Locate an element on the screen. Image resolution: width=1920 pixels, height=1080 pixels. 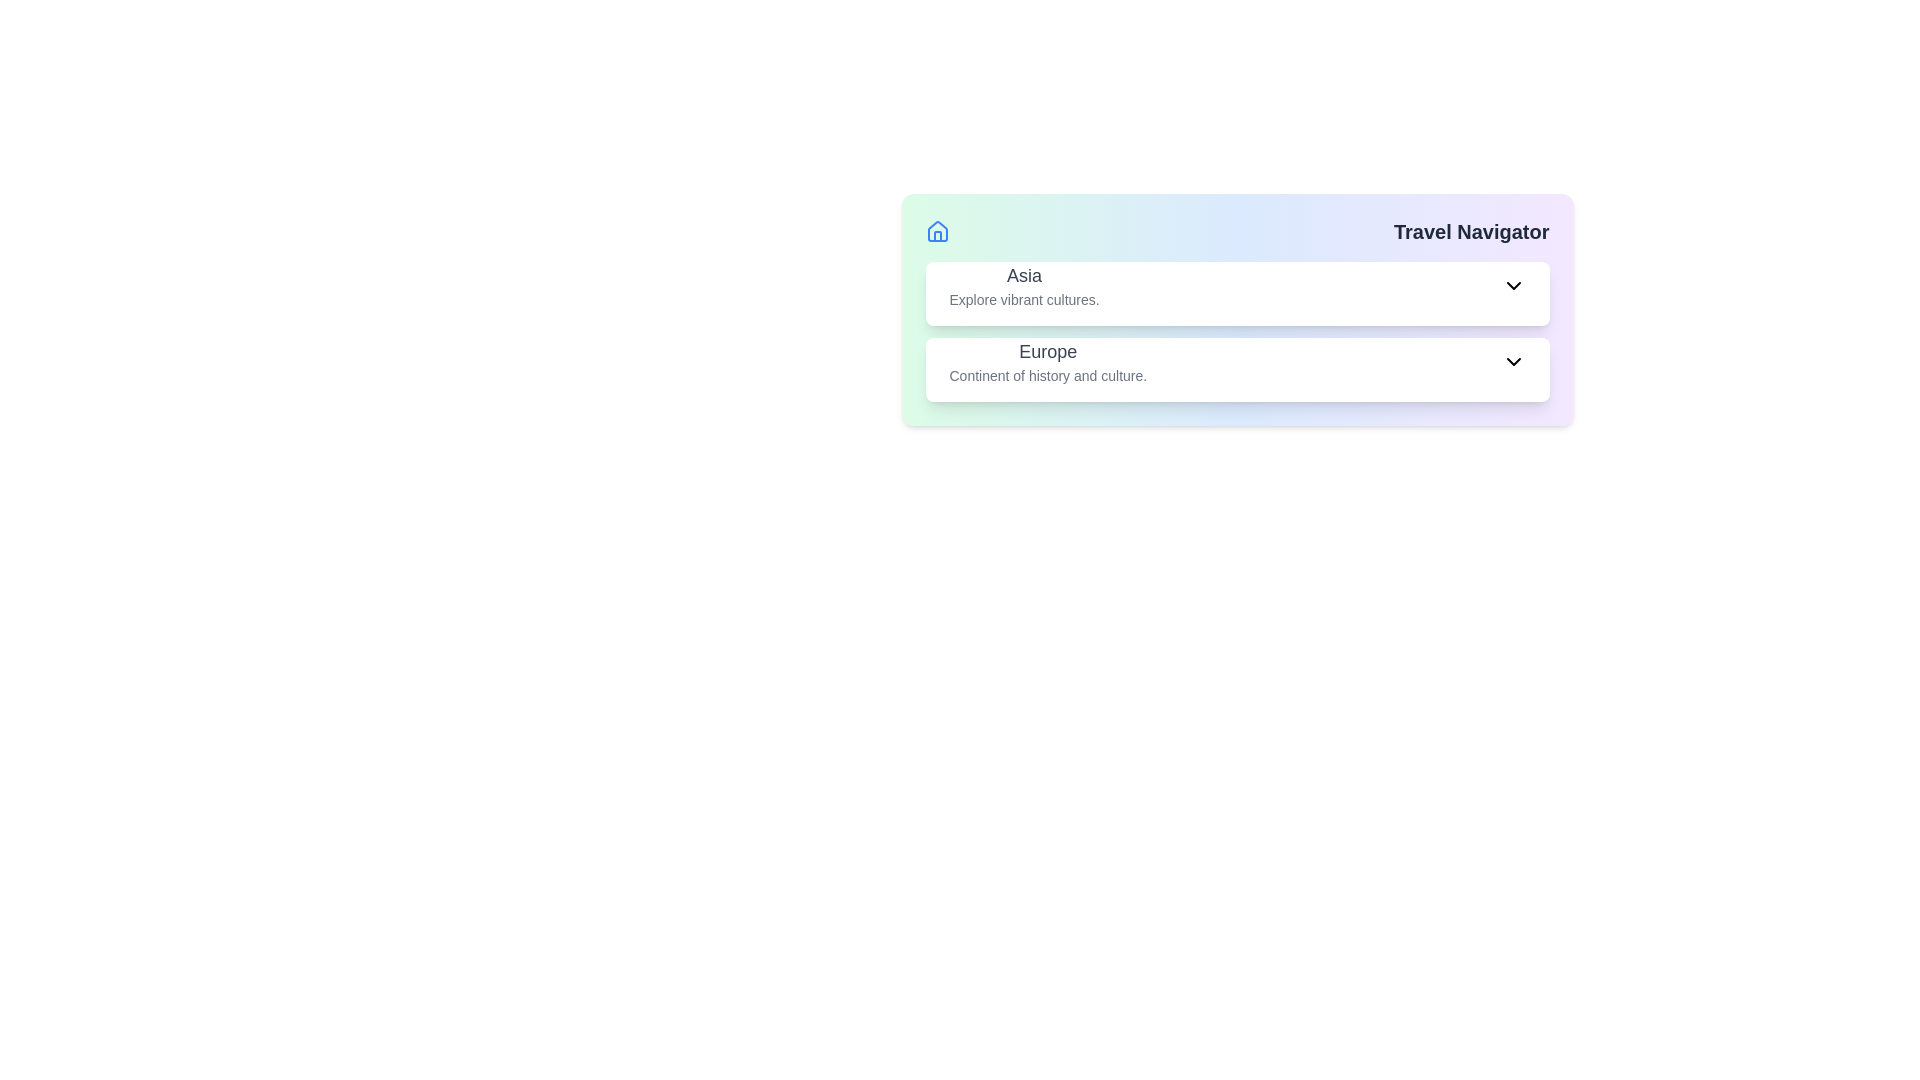
the Text Display element that shows the title 'Asia' and subtitle 'Explore vibrant cultures.' is located at coordinates (1024, 285).